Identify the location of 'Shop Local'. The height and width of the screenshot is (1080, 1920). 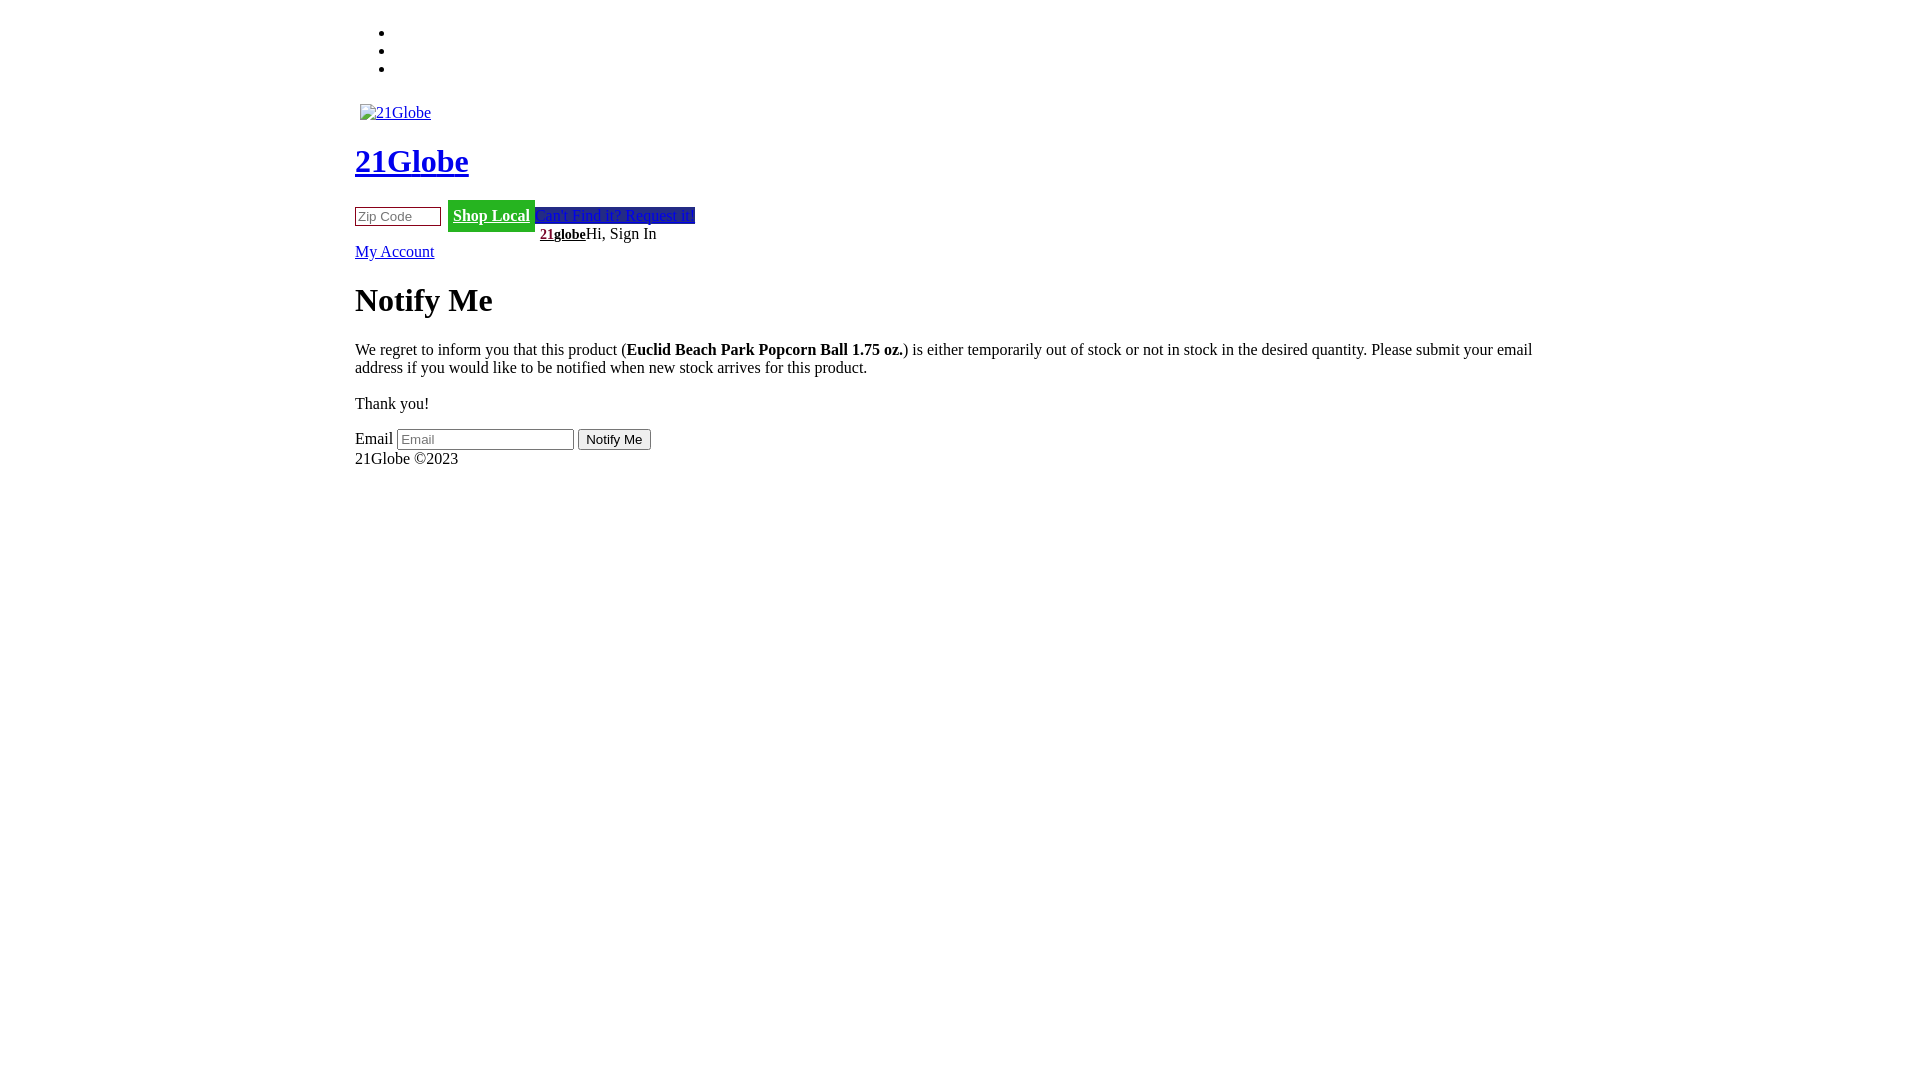
(491, 216).